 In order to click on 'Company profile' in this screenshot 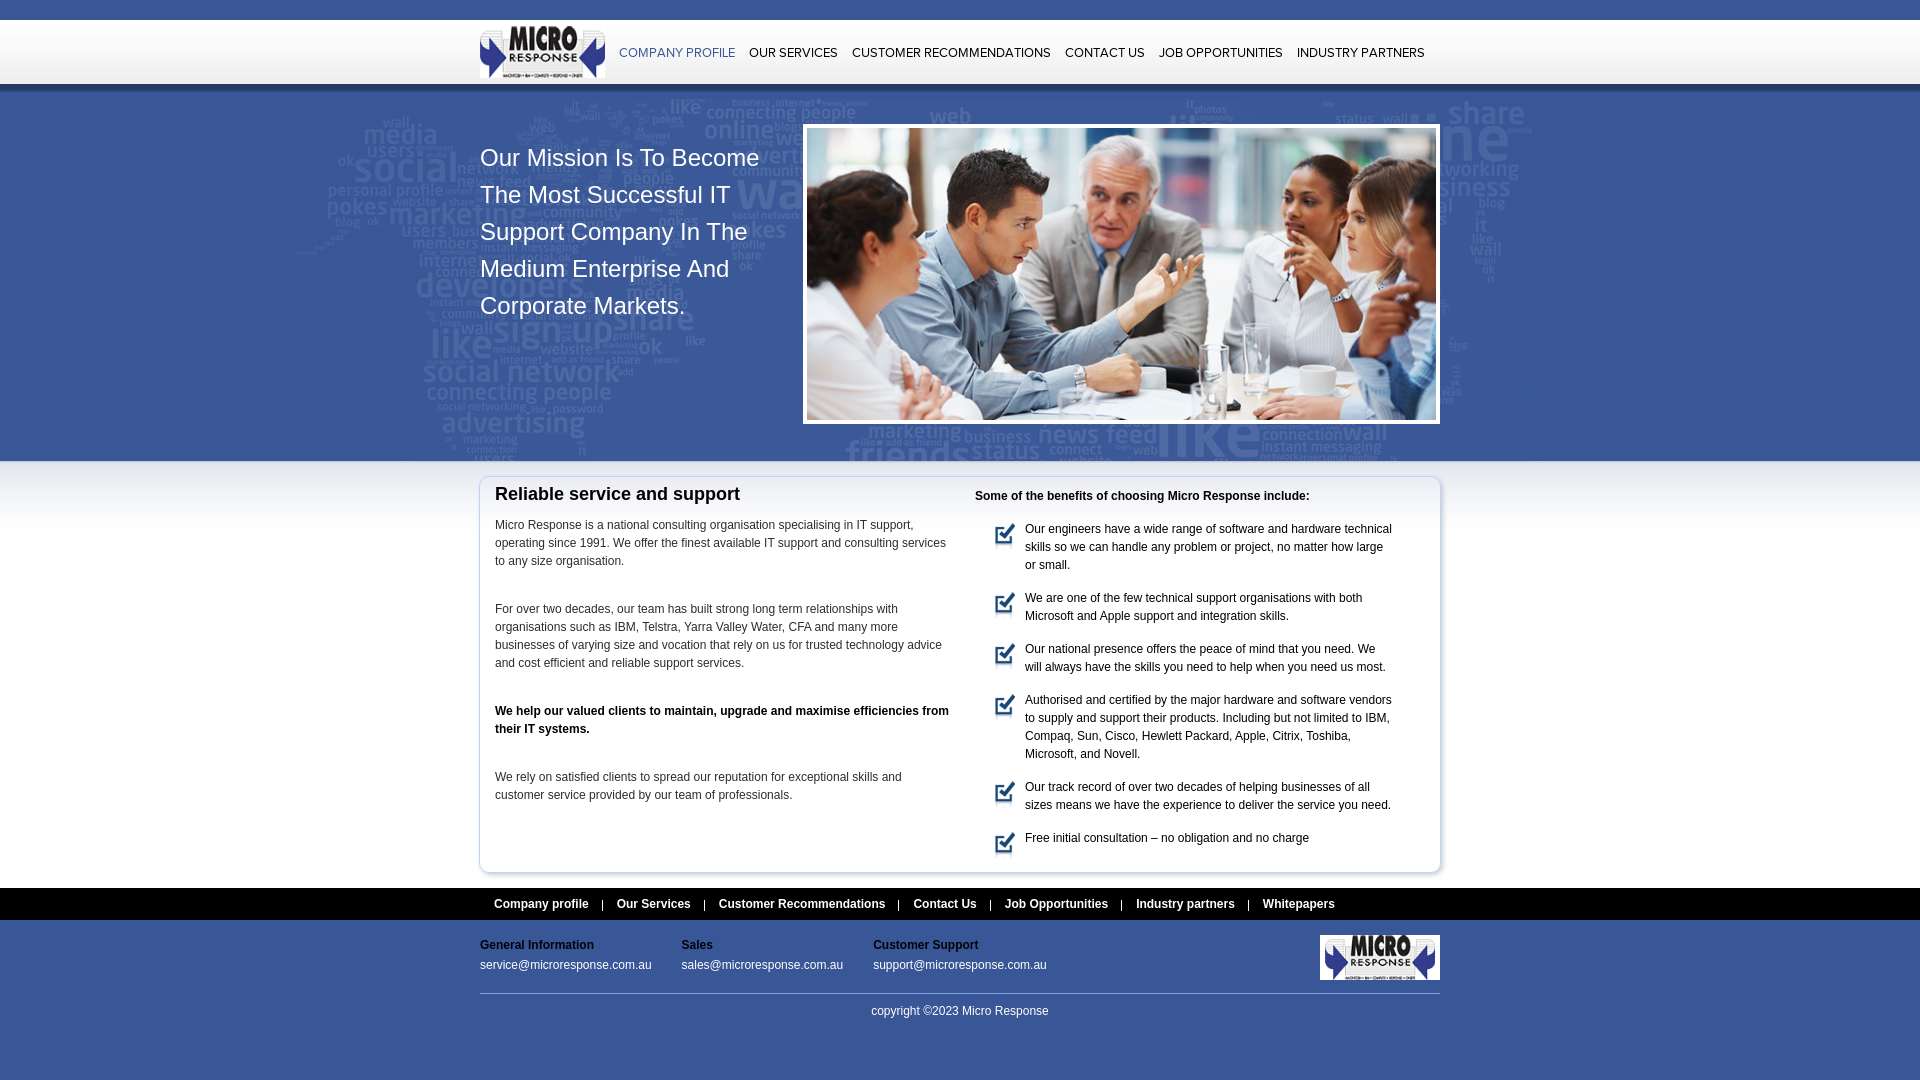, I will do `click(541, 903)`.